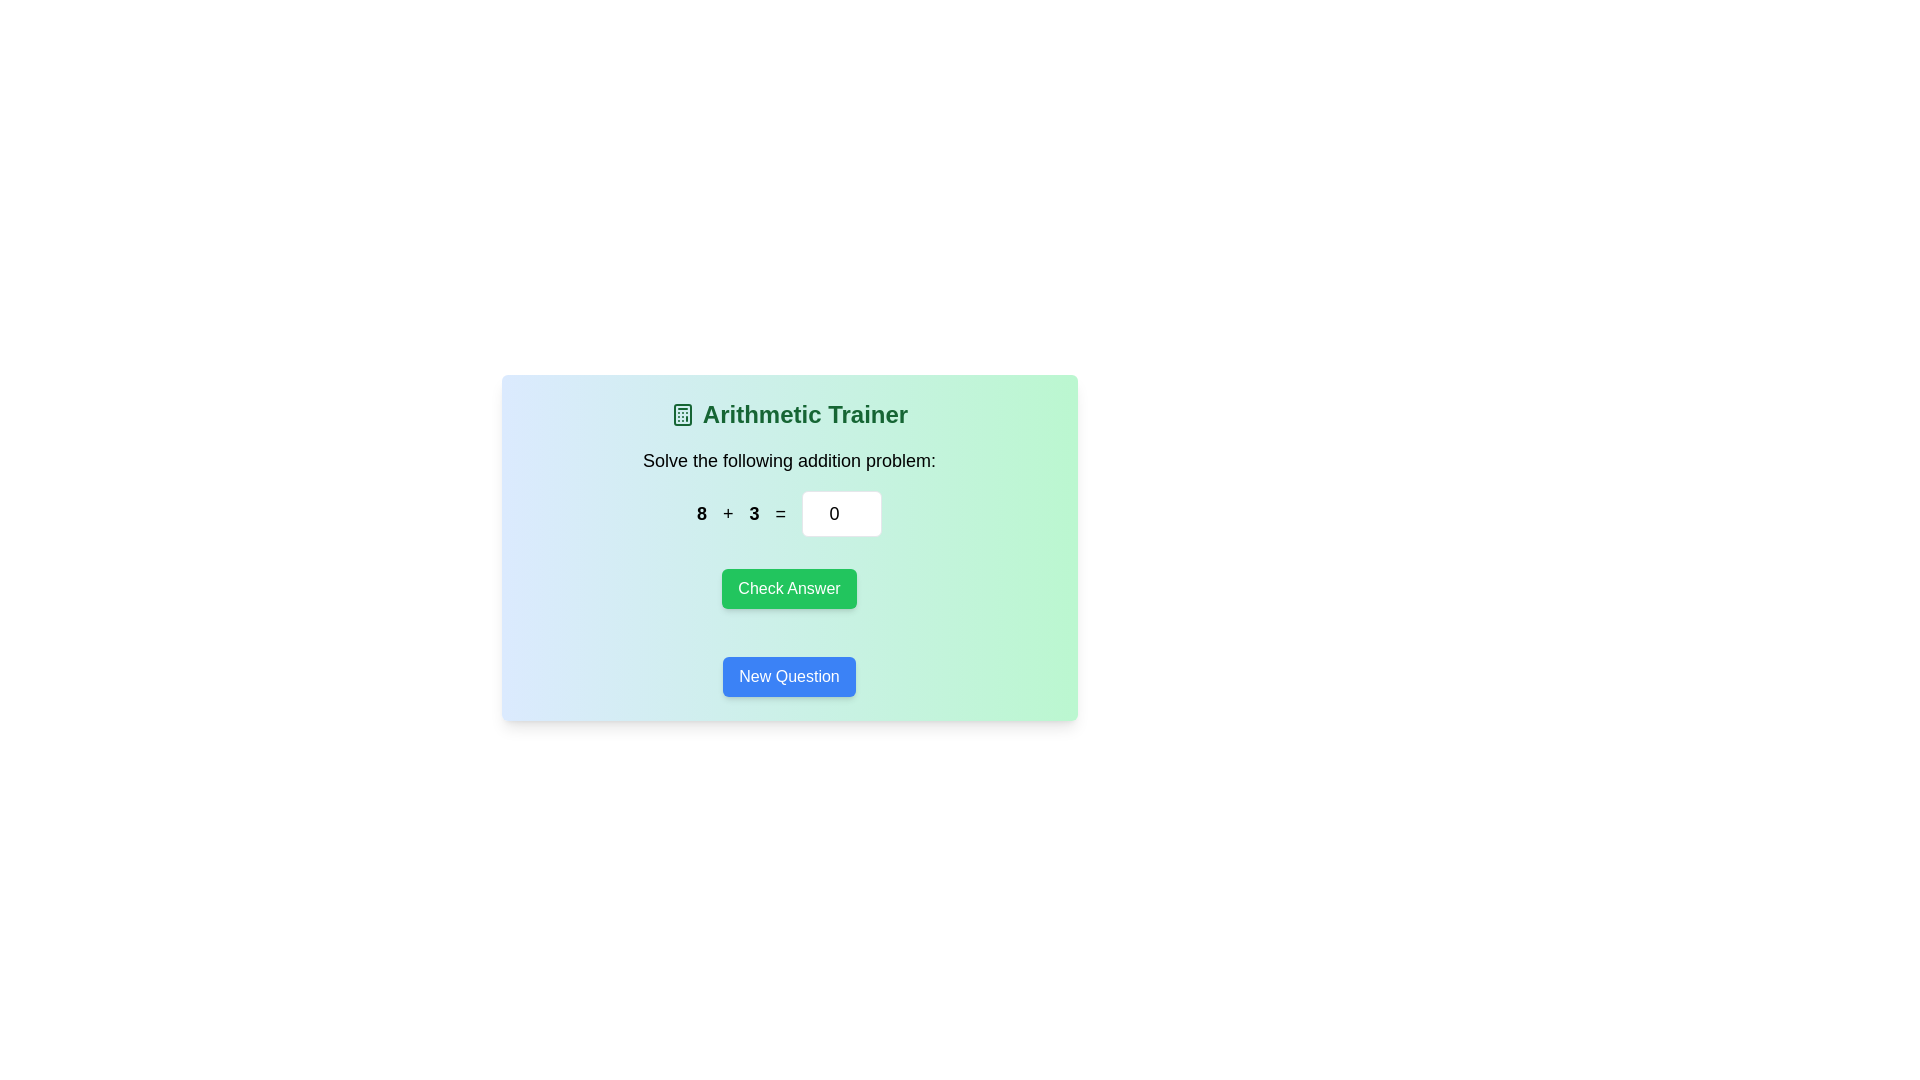  What do you see at coordinates (727, 512) in the screenshot?
I see `the static text label that represents the addition operation in the arithmetic expression '8 + 3 = 0', located centrally between '8' and '3'` at bounding box center [727, 512].